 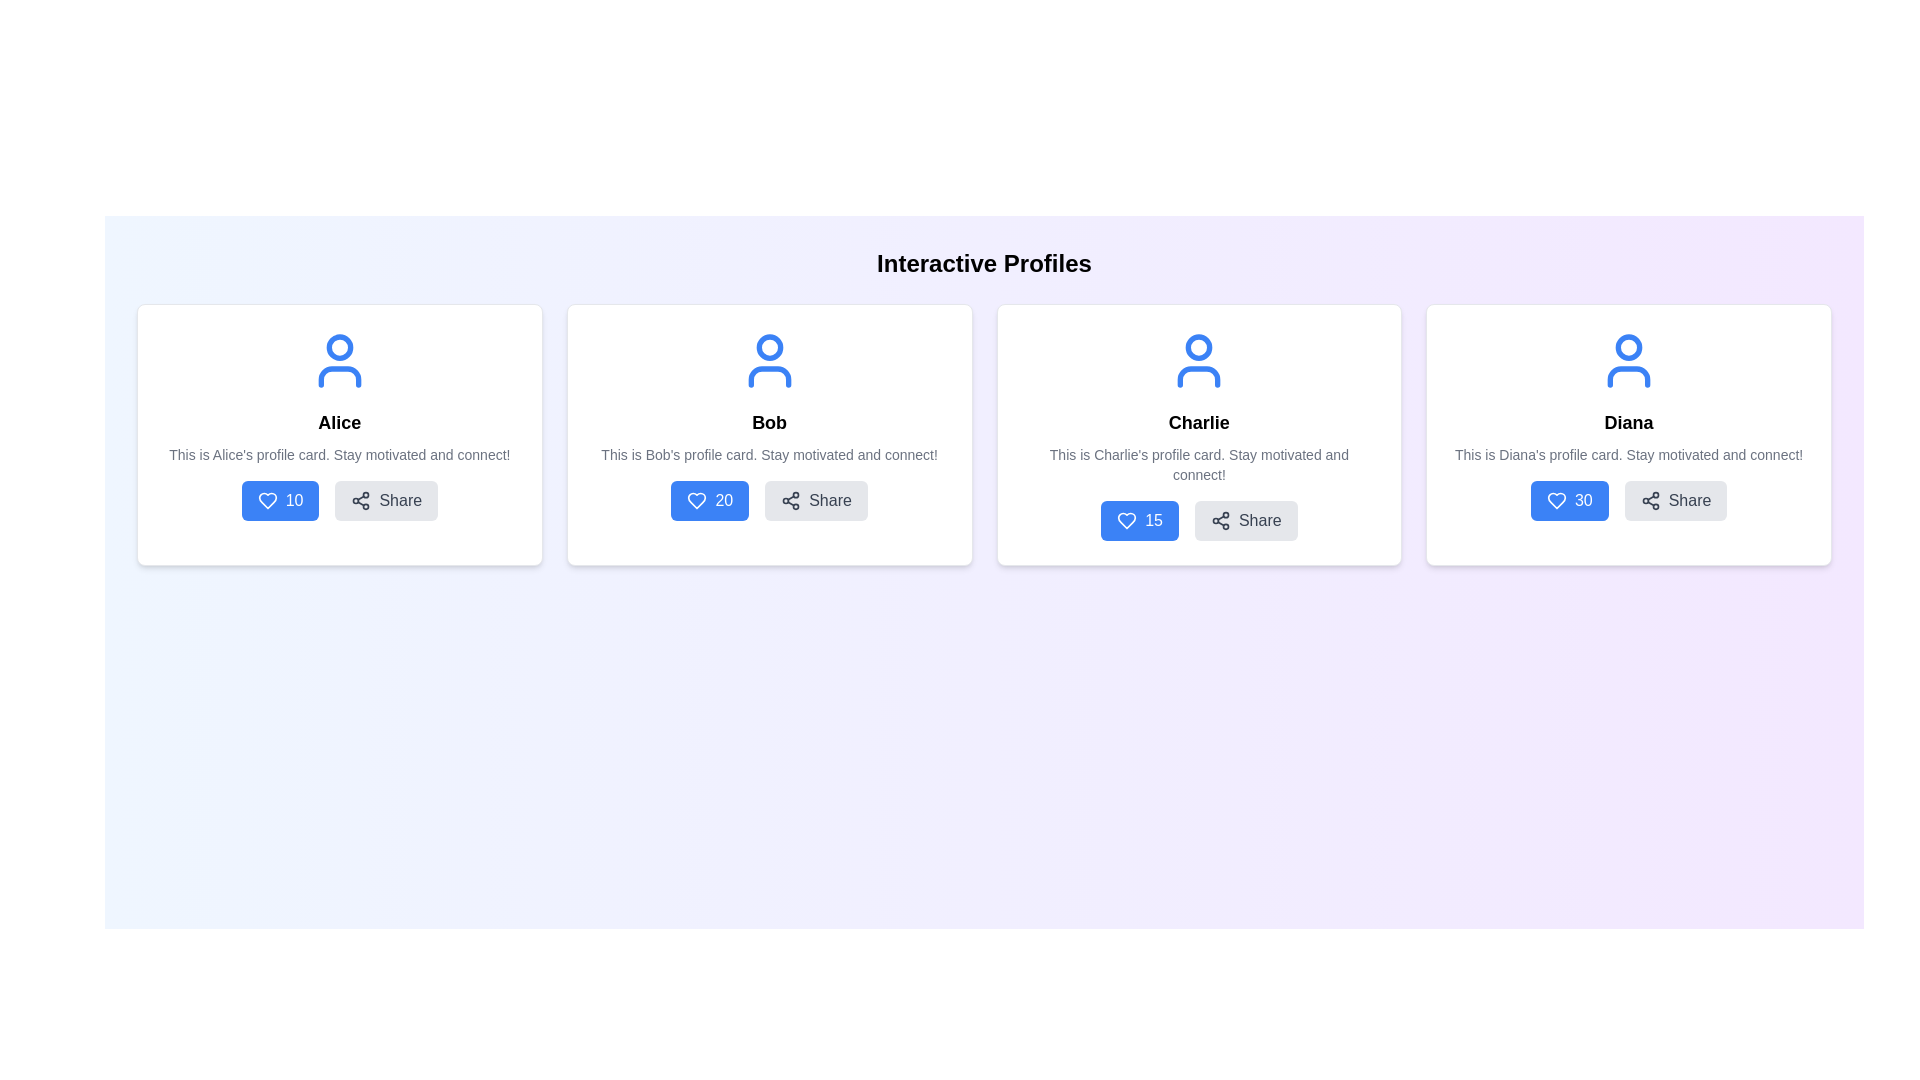 What do you see at coordinates (723, 500) in the screenshot?
I see `the static text label displaying the count of likes or favorites associated with Bob's profile card, located to the right of the heart icon in the button group above the 'Share' button` at bounding box center [723, 500].